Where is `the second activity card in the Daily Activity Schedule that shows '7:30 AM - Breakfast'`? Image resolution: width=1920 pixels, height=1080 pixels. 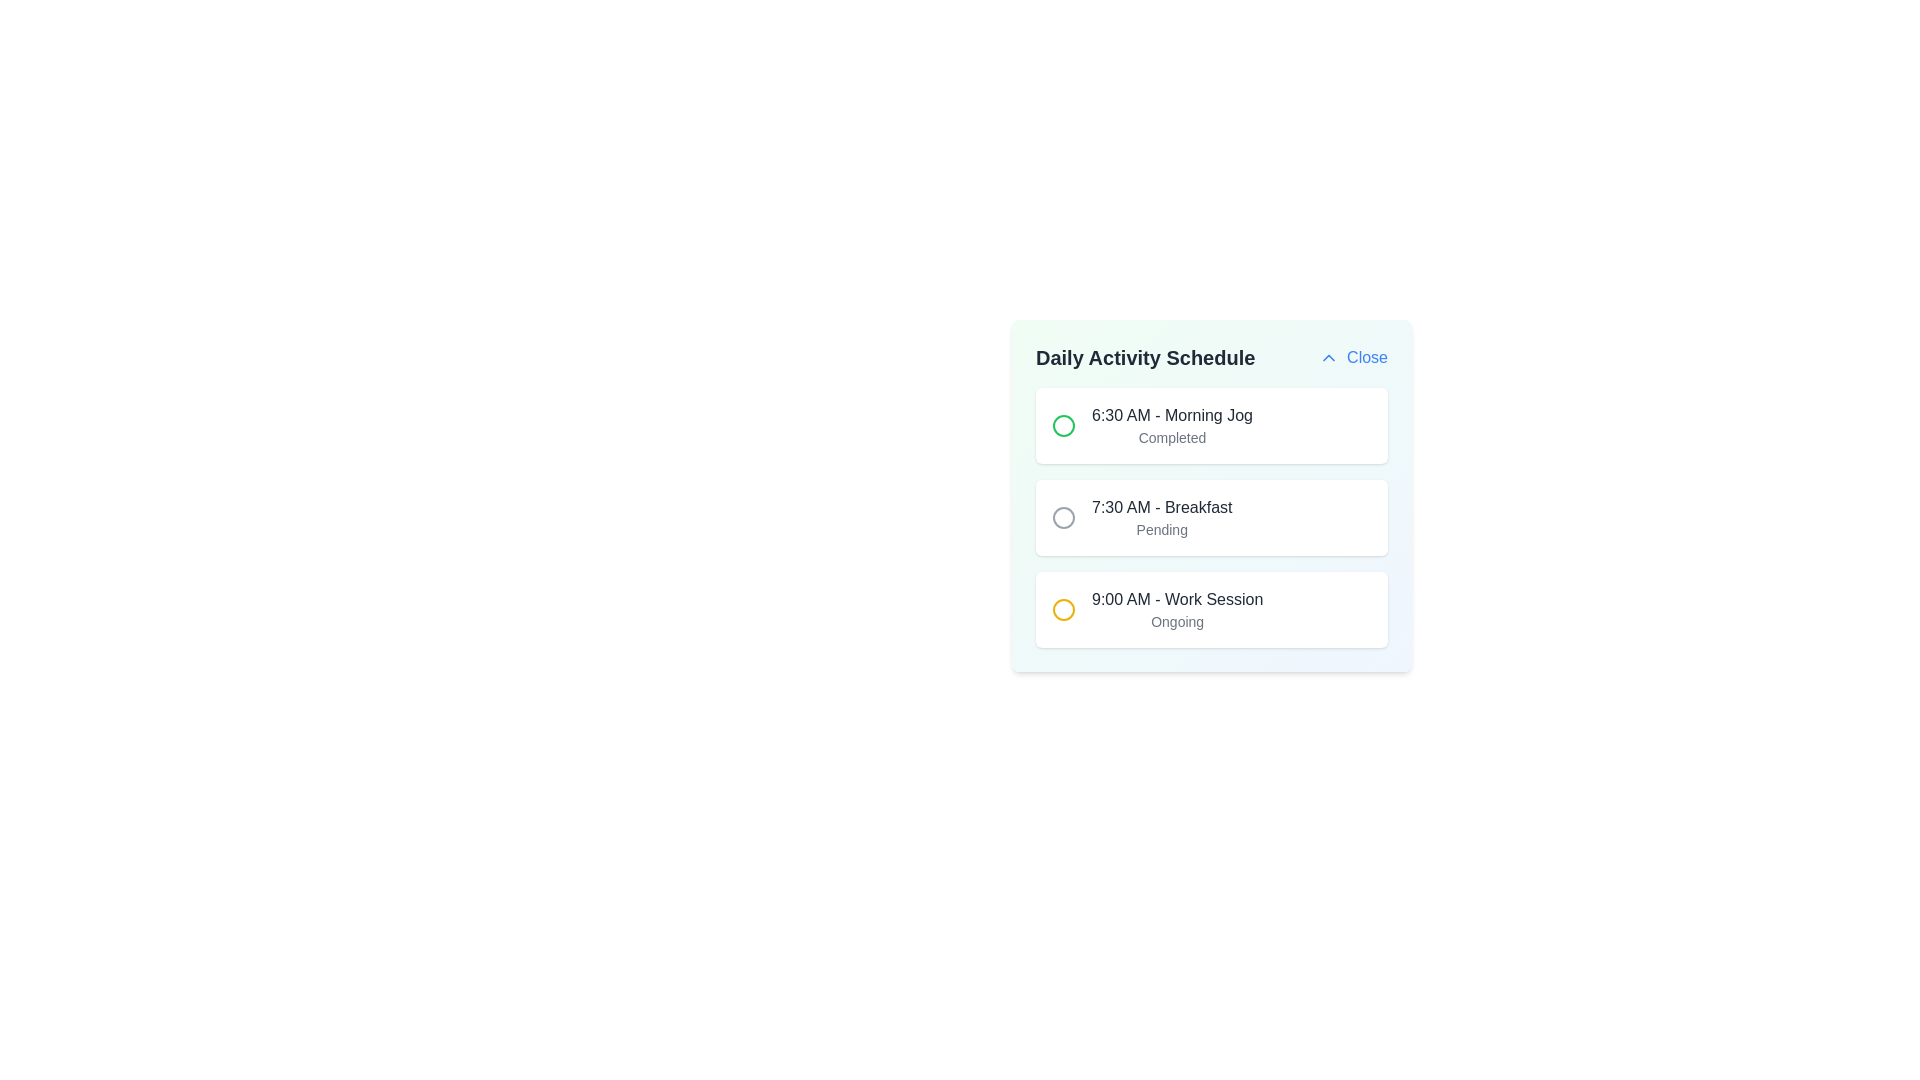
the second activity card in the Daily Activity Schedule that shows '7:30 AM - Breakfast' is located at coordinates (1210, 516).